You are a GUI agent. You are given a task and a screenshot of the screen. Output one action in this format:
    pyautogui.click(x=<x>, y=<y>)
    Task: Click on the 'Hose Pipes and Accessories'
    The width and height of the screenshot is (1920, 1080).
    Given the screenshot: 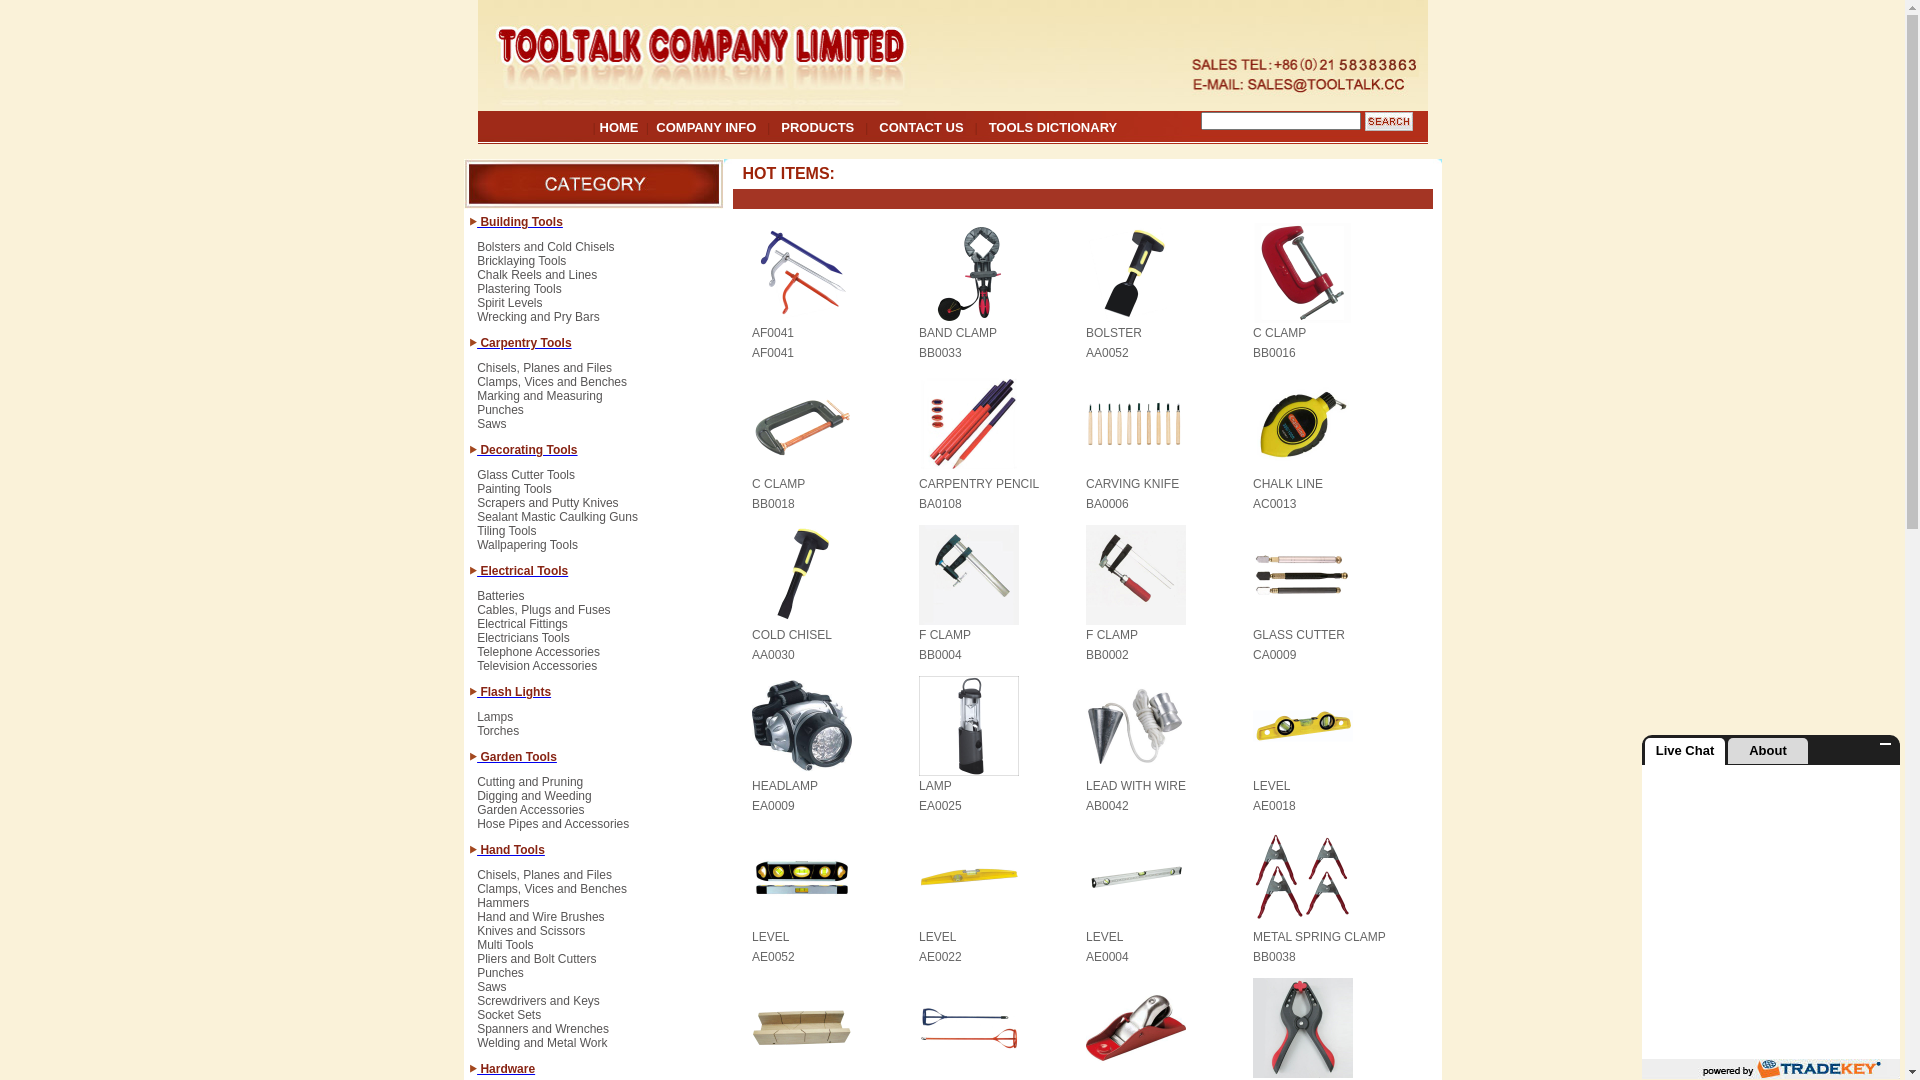 What is the action you would take?
    pyautogui.click(x=552, y=824)
    